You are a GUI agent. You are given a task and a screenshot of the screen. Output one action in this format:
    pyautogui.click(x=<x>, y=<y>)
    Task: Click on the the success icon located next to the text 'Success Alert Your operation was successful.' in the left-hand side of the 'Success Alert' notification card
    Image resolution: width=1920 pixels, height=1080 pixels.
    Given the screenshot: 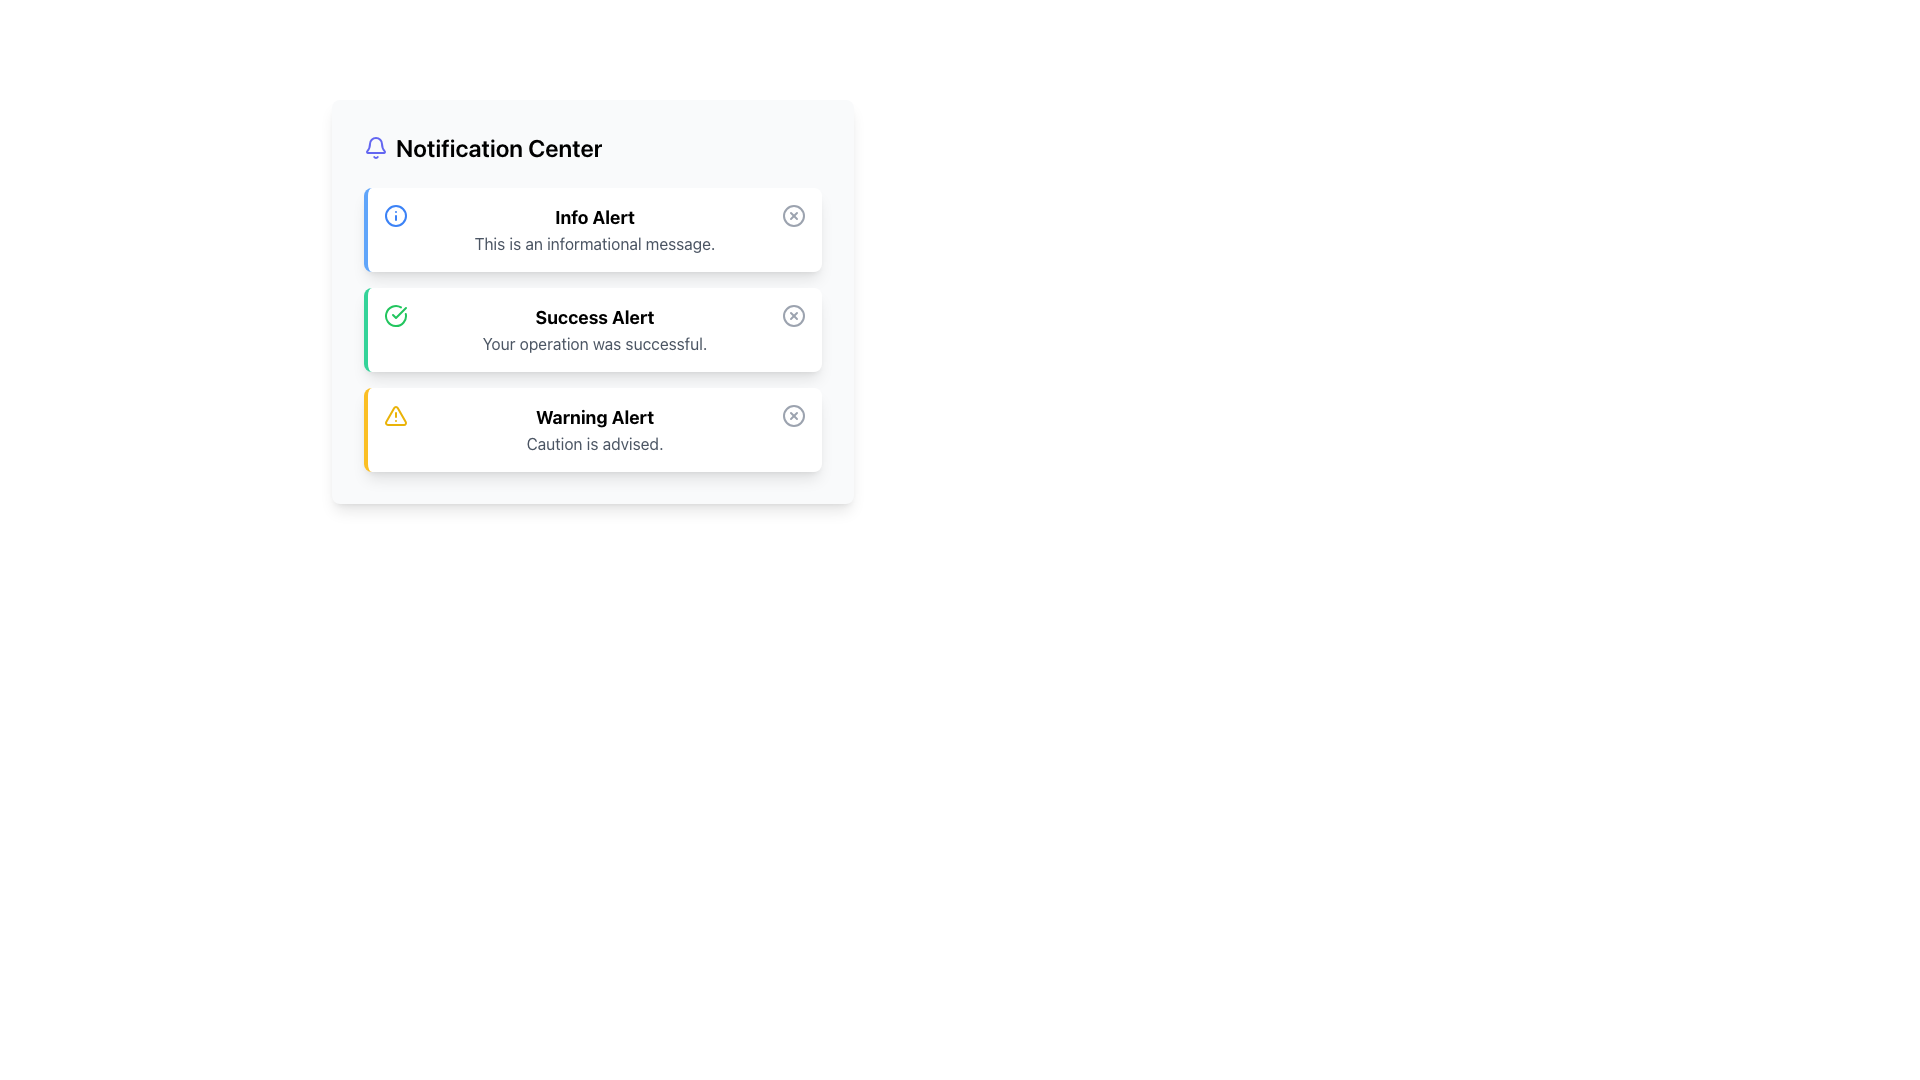 What is the action you would take?
    pyautogui.click(x=395, y=315)
    